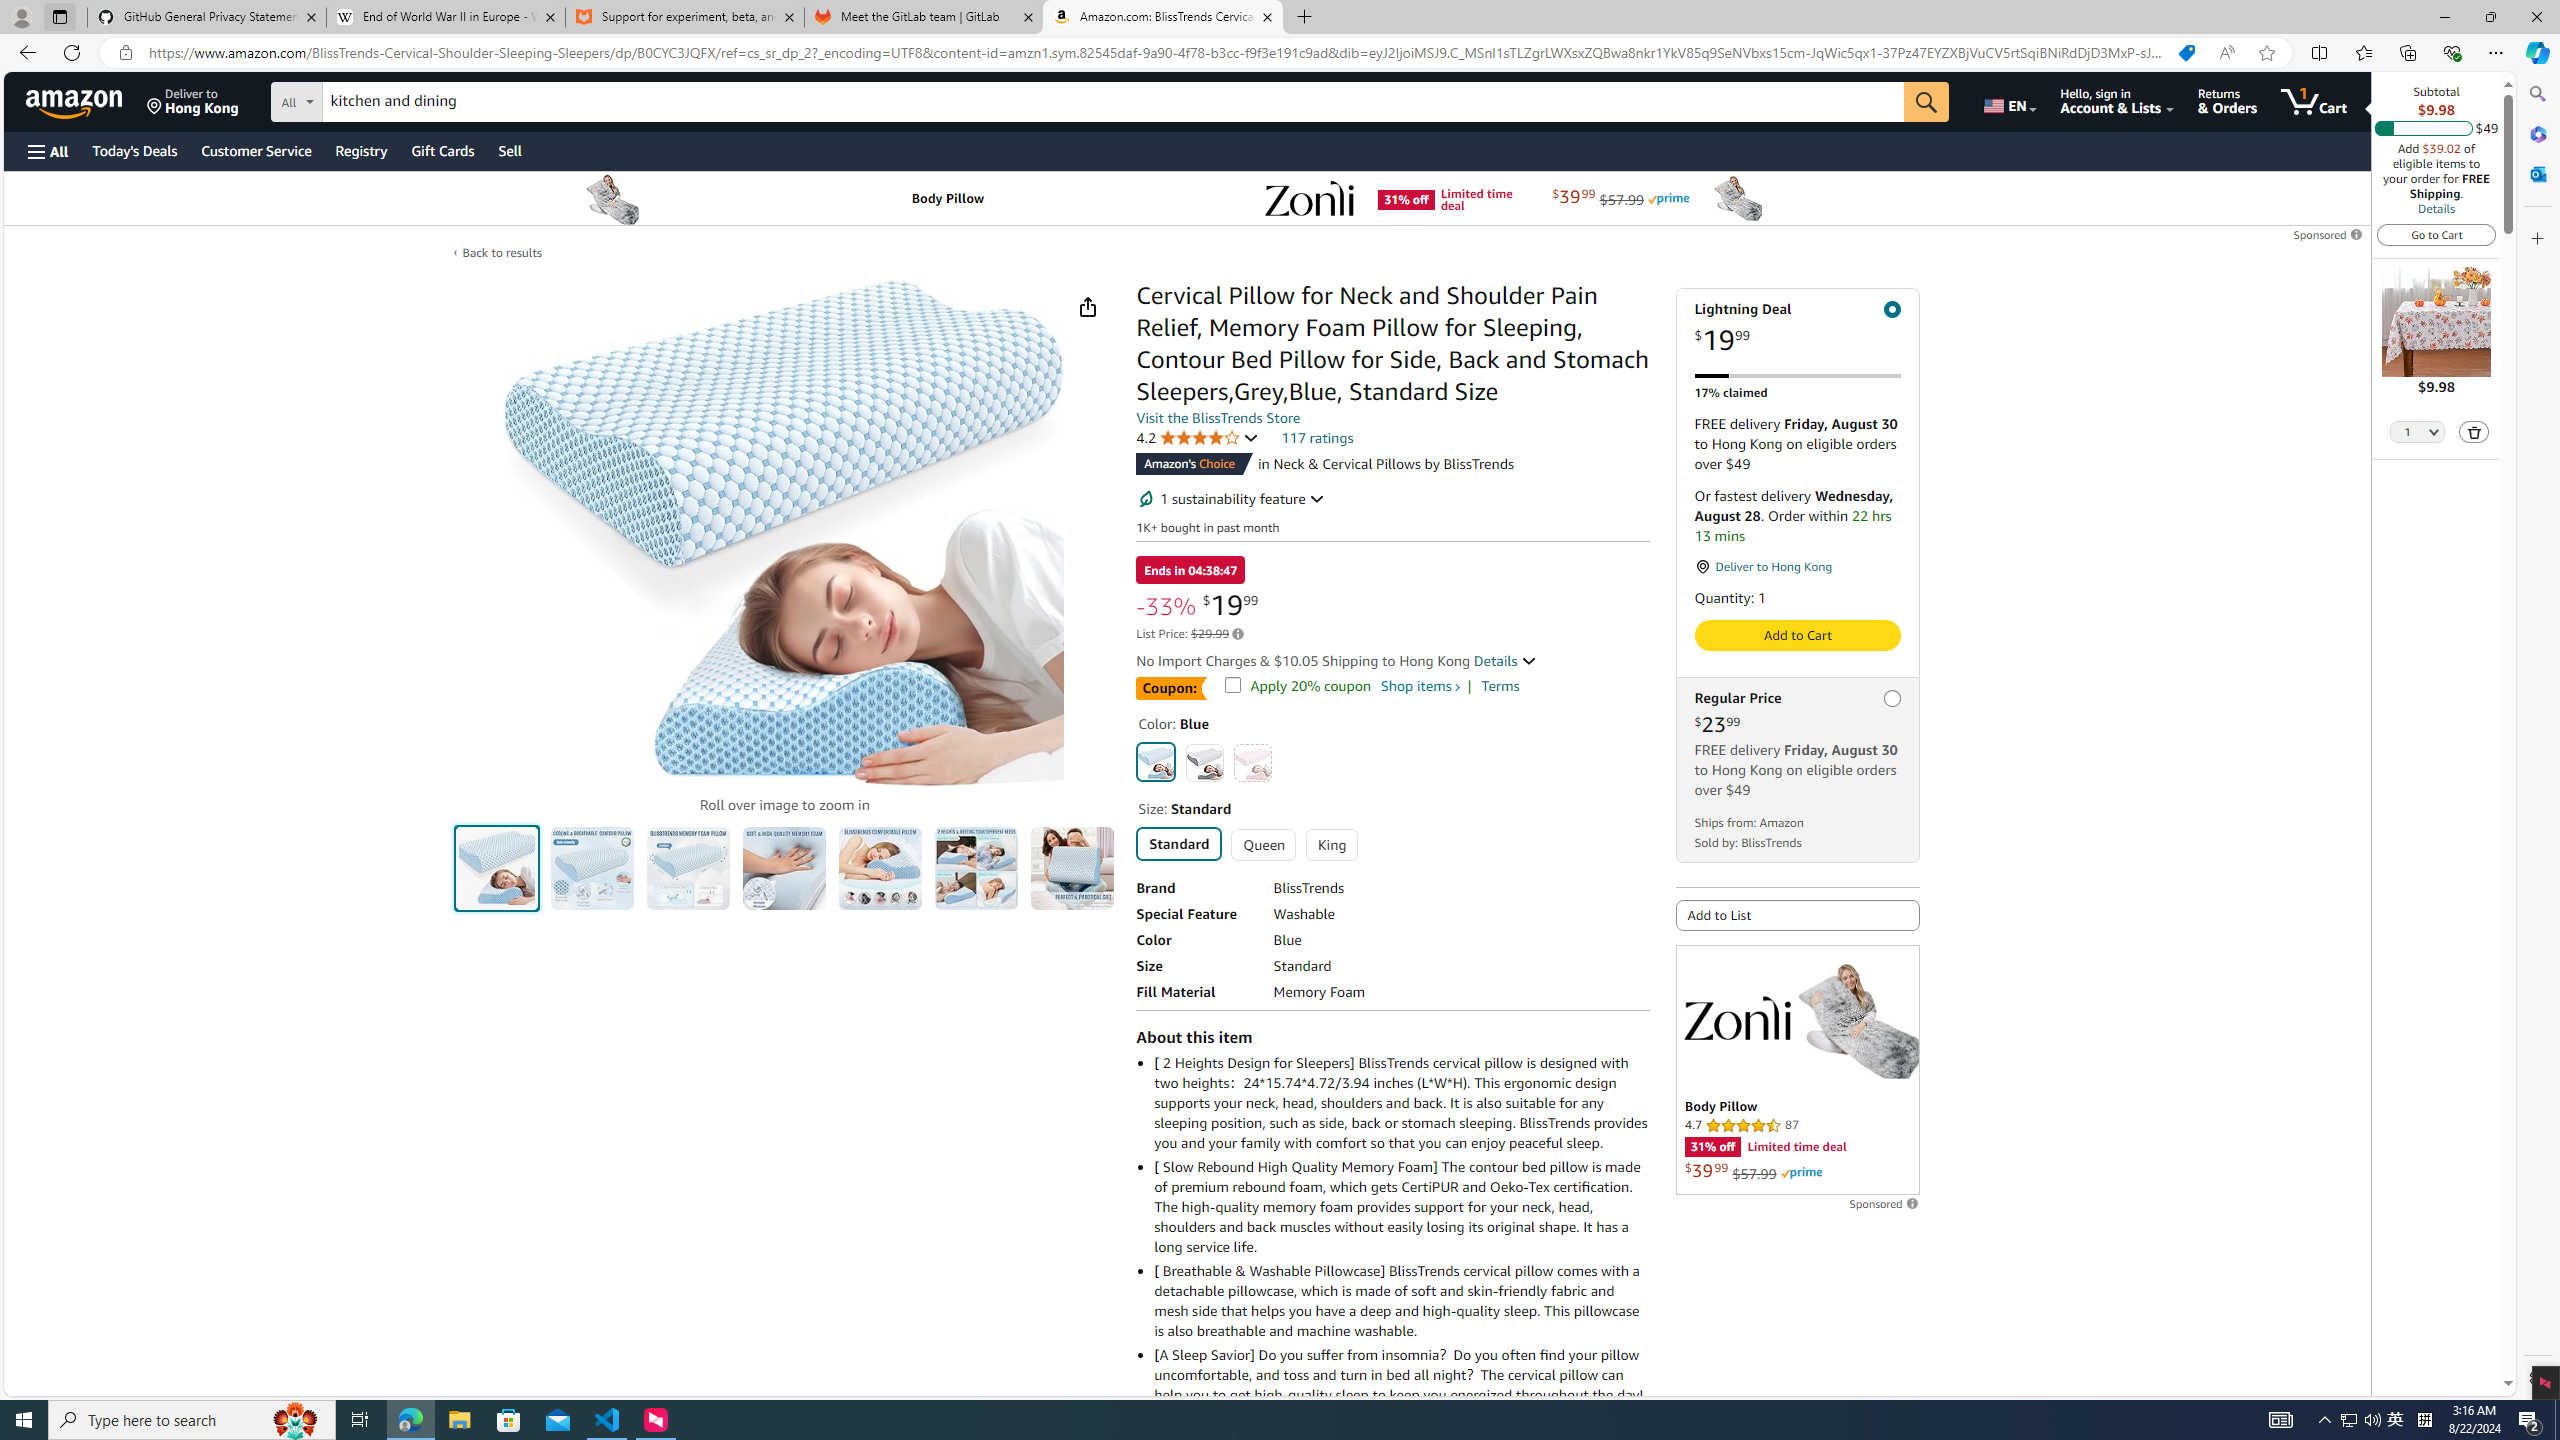  I want to click on 'Grey', so click(1203, 762).